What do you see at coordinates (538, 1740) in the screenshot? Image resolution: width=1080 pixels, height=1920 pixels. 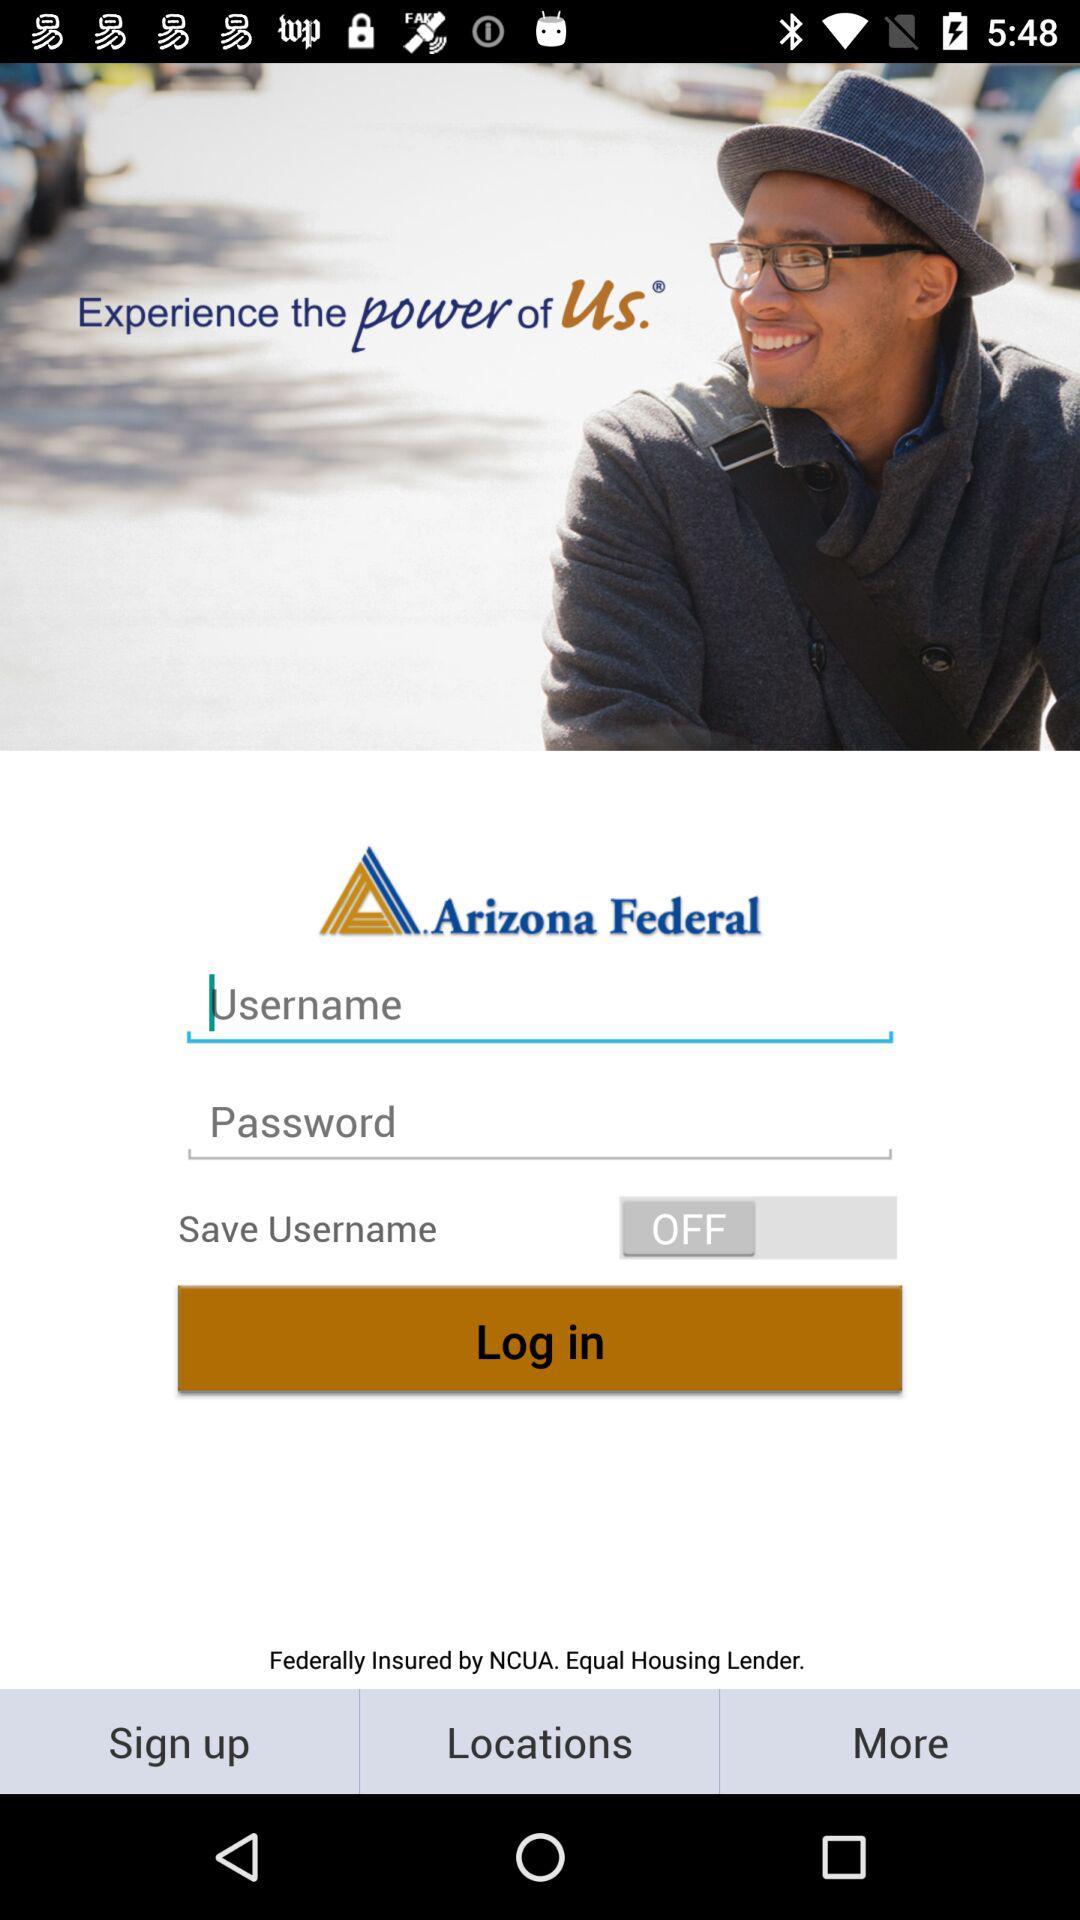 I see `item below federally insured by item` at bounding box center [538, 1740].